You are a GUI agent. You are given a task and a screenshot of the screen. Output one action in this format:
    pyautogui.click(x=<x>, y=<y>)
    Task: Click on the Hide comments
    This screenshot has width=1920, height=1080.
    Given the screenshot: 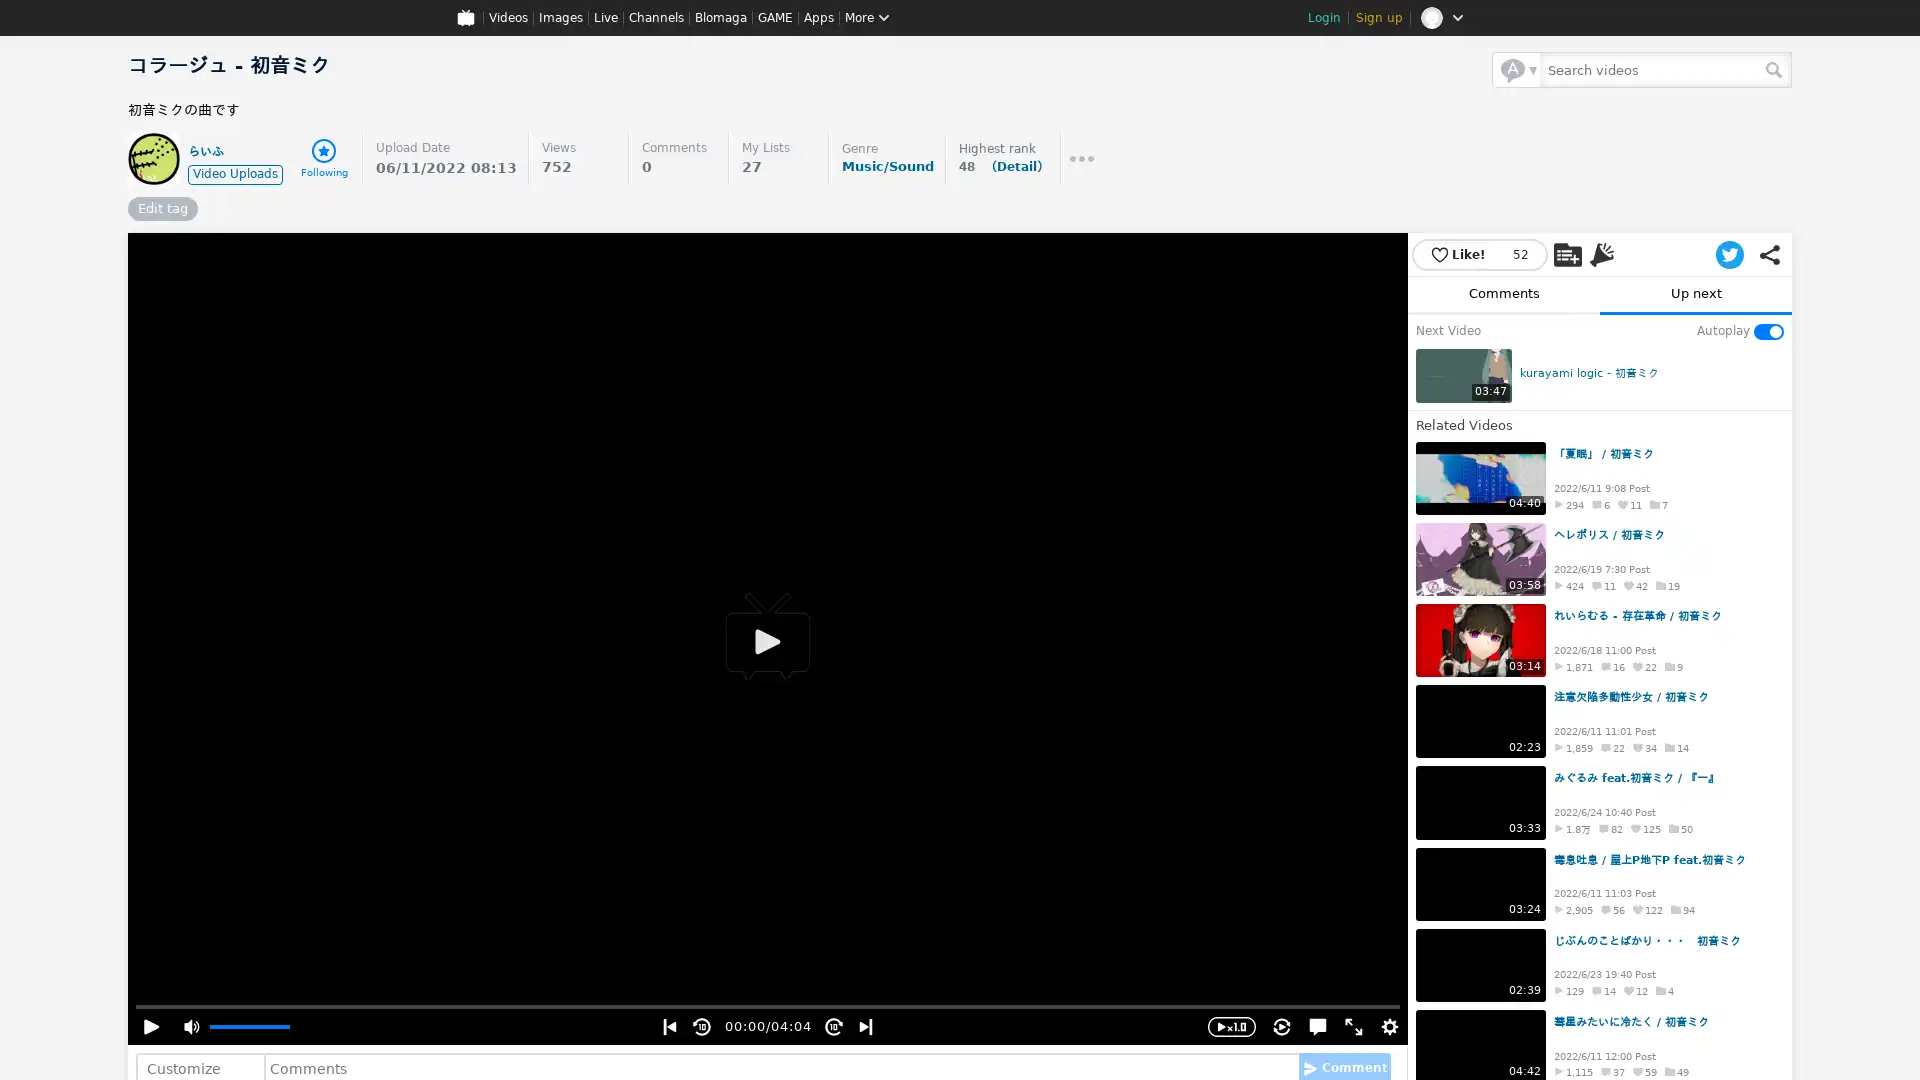 What is the action you would take?
    pyautogui.click(x=1318, y=1026)
    